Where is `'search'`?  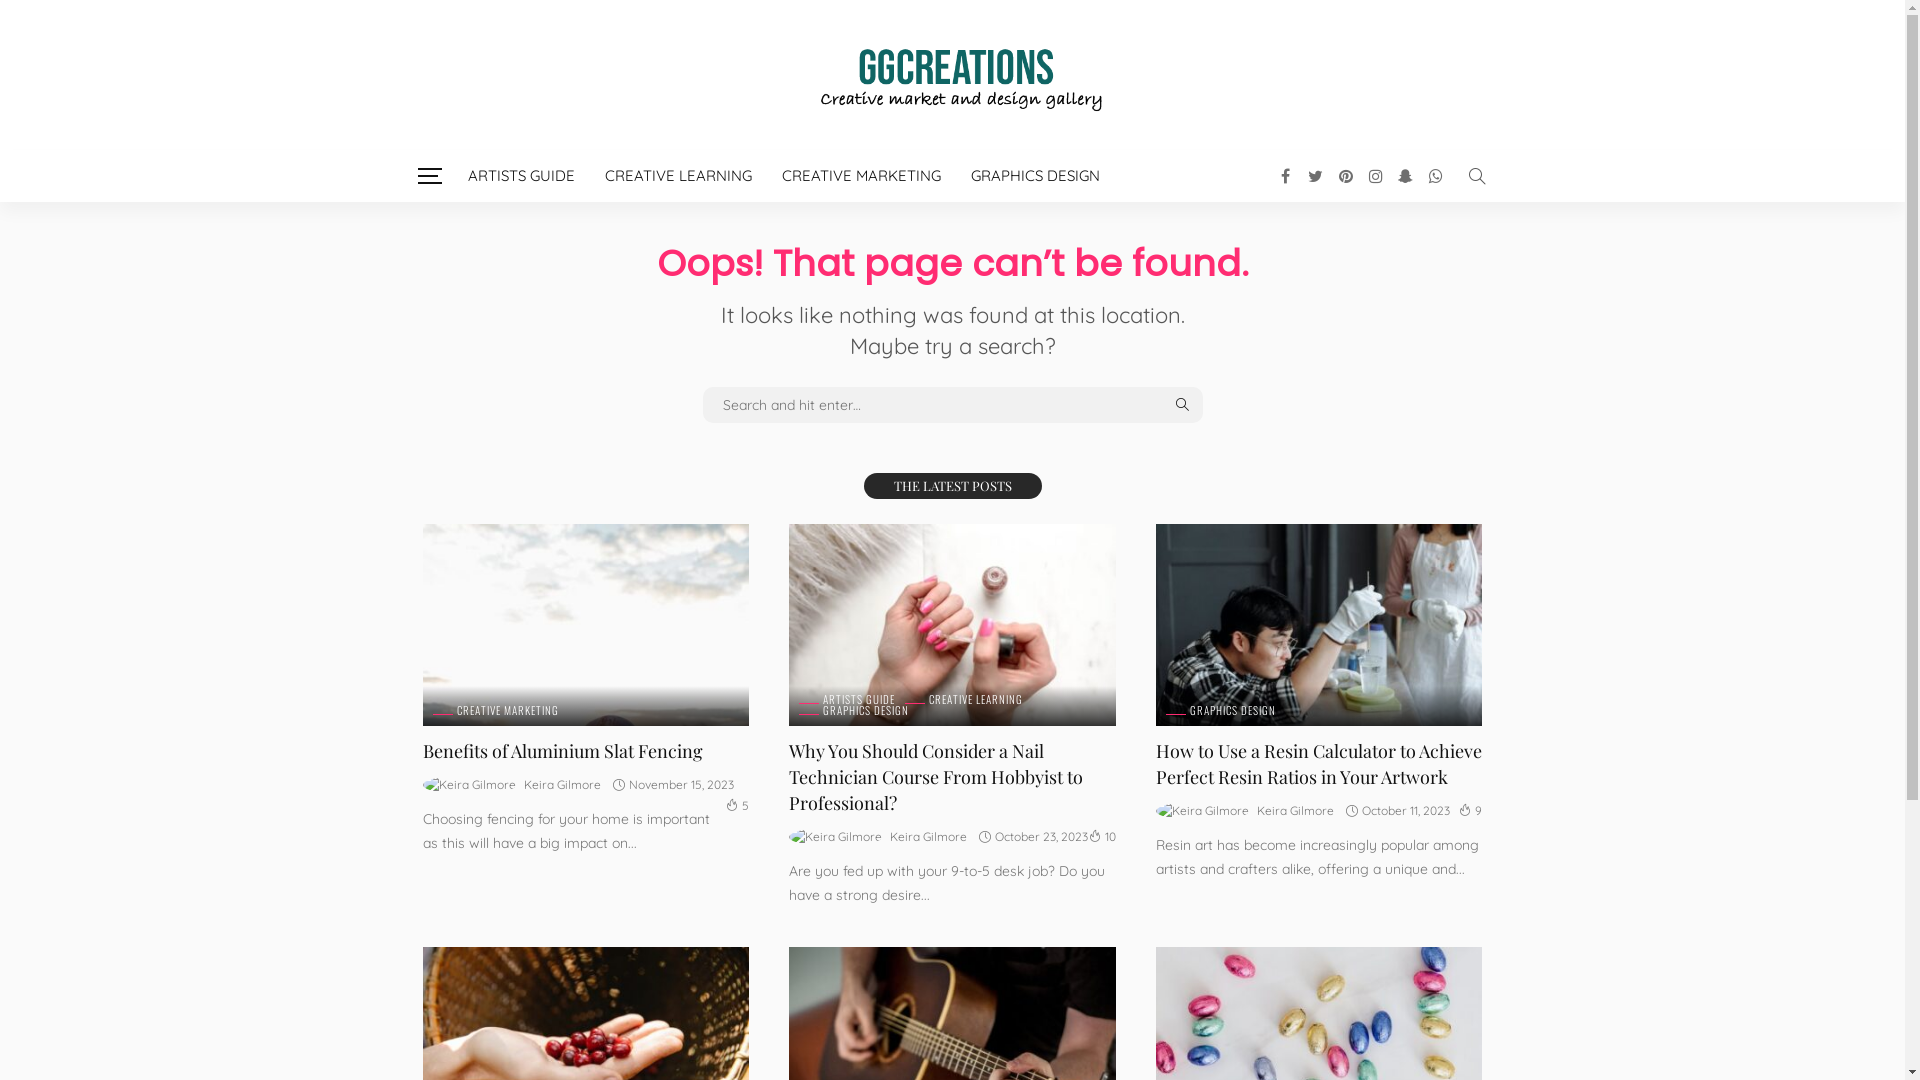
'search' is located at coordinates (1476, 175).